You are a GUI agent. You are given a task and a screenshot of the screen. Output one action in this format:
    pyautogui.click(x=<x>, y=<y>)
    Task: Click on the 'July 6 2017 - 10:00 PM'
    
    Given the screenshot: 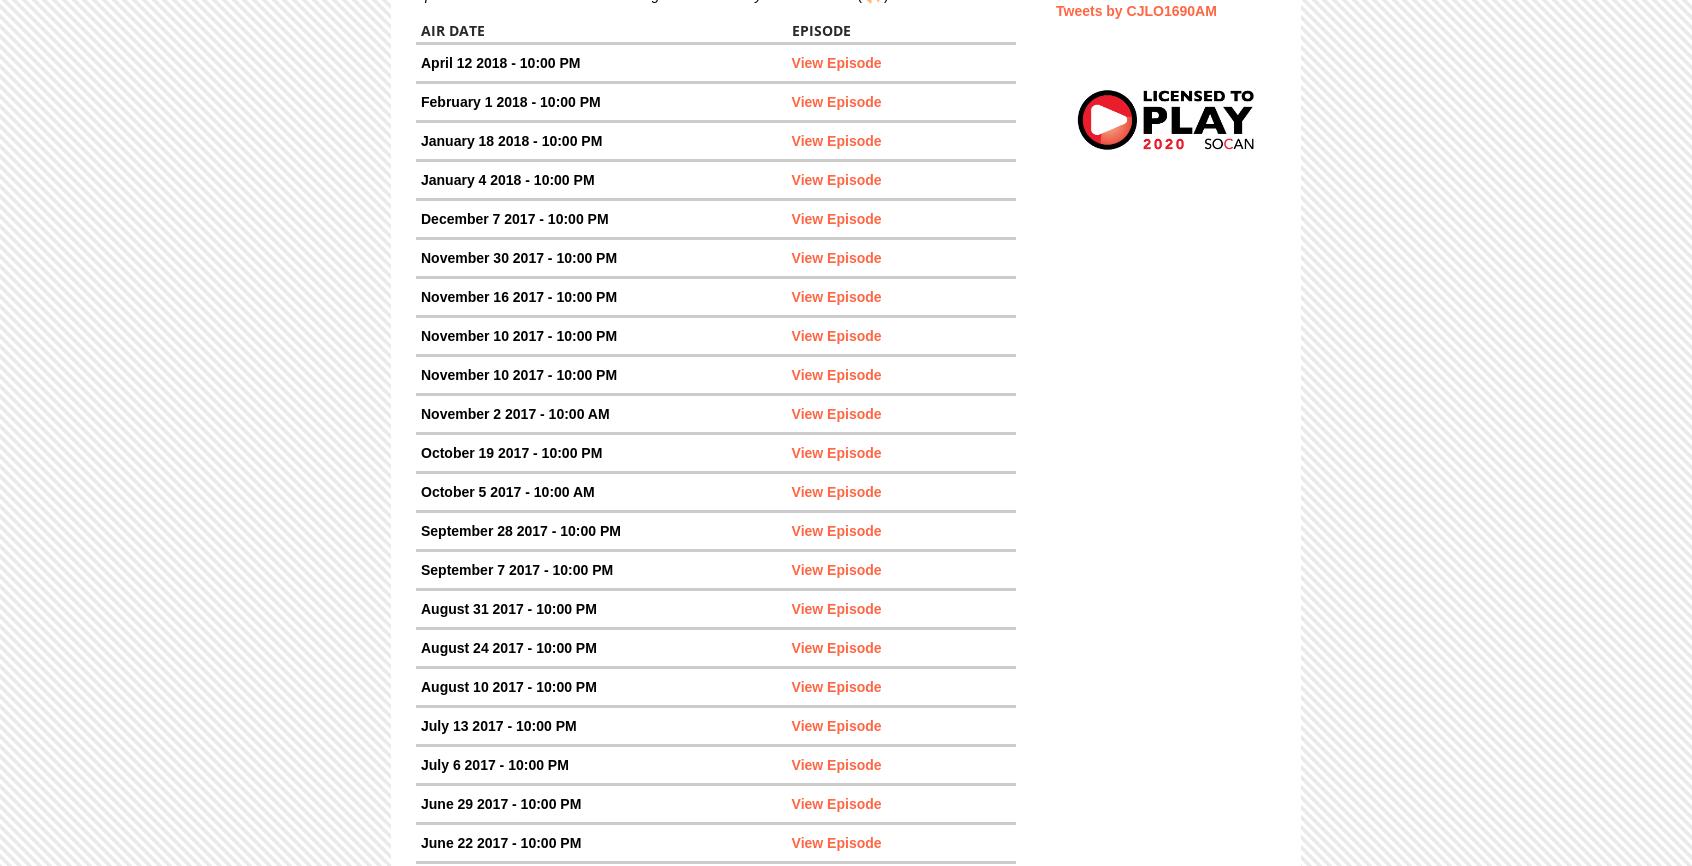 What is the action you would take?
    pyautogui.click(x=494, y=762)
    